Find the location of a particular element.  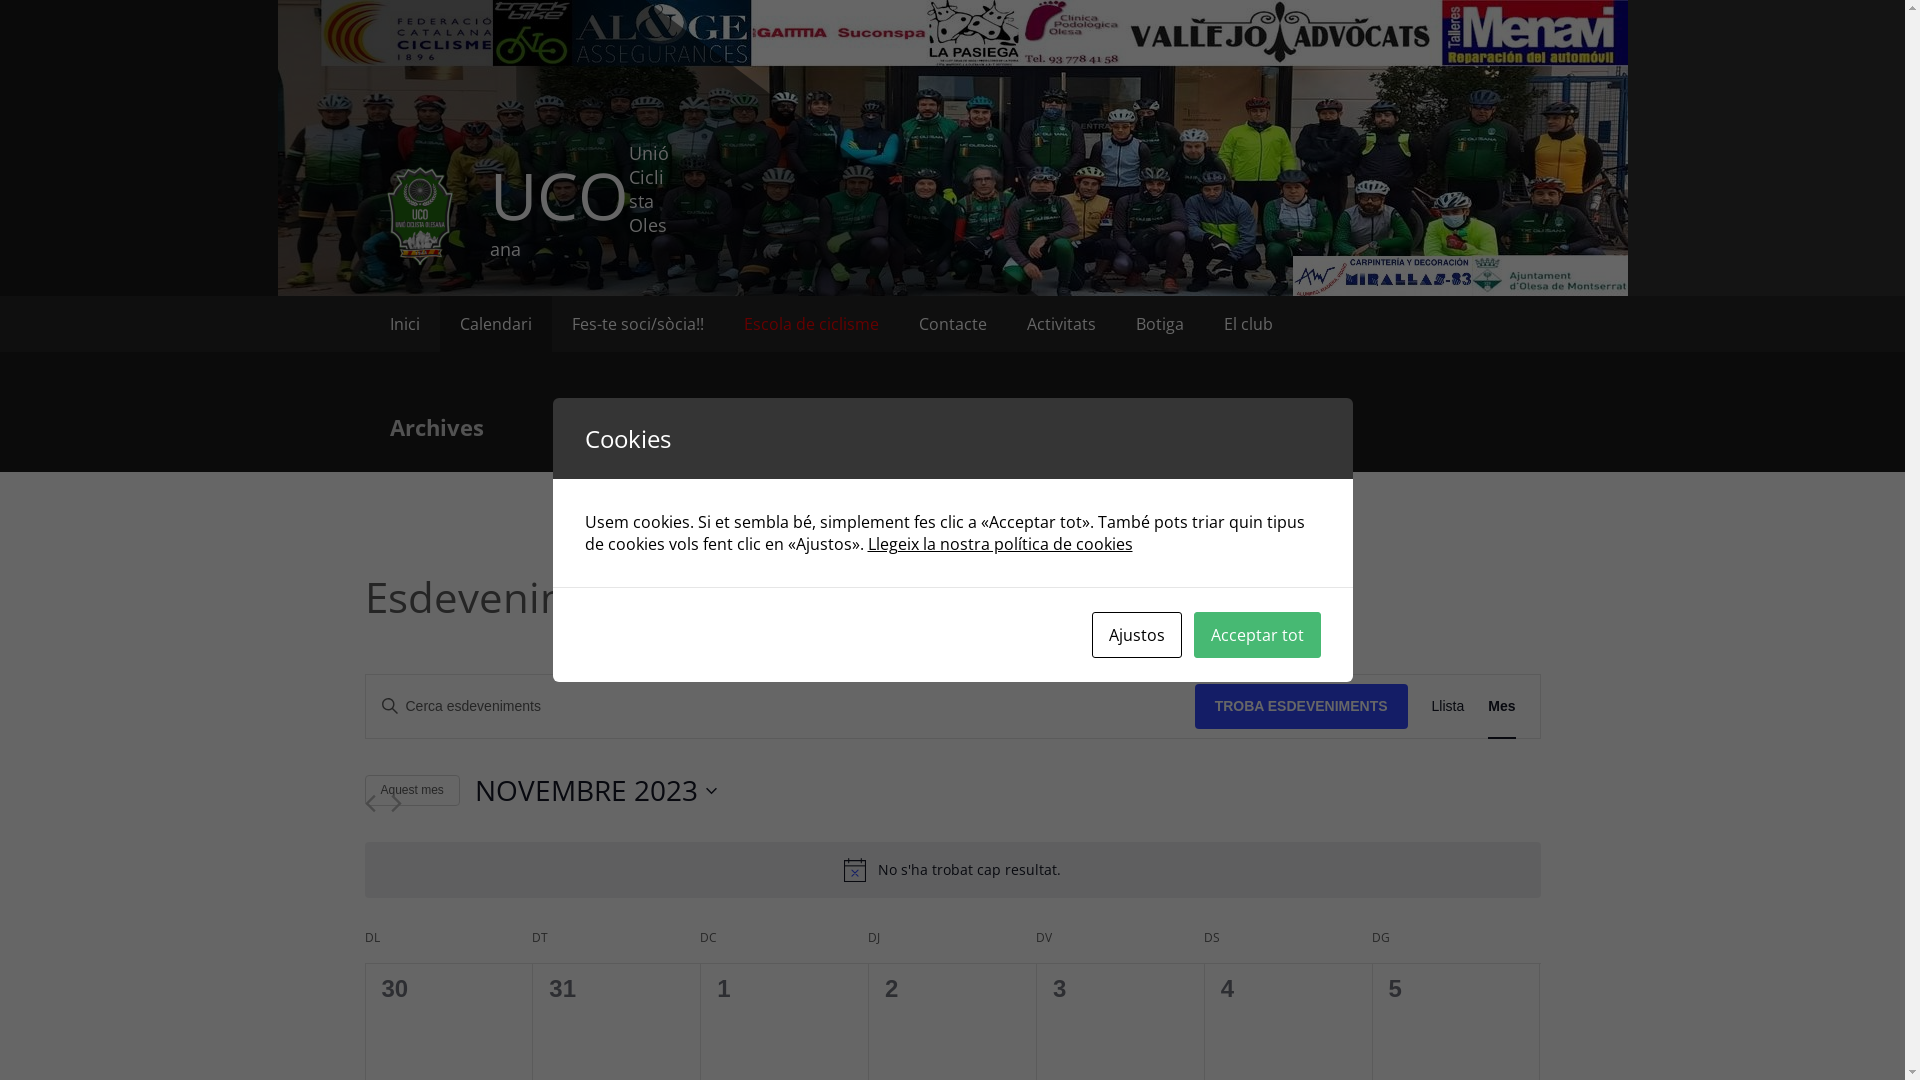

'Botiga' is located at coordinates (1160, 323).